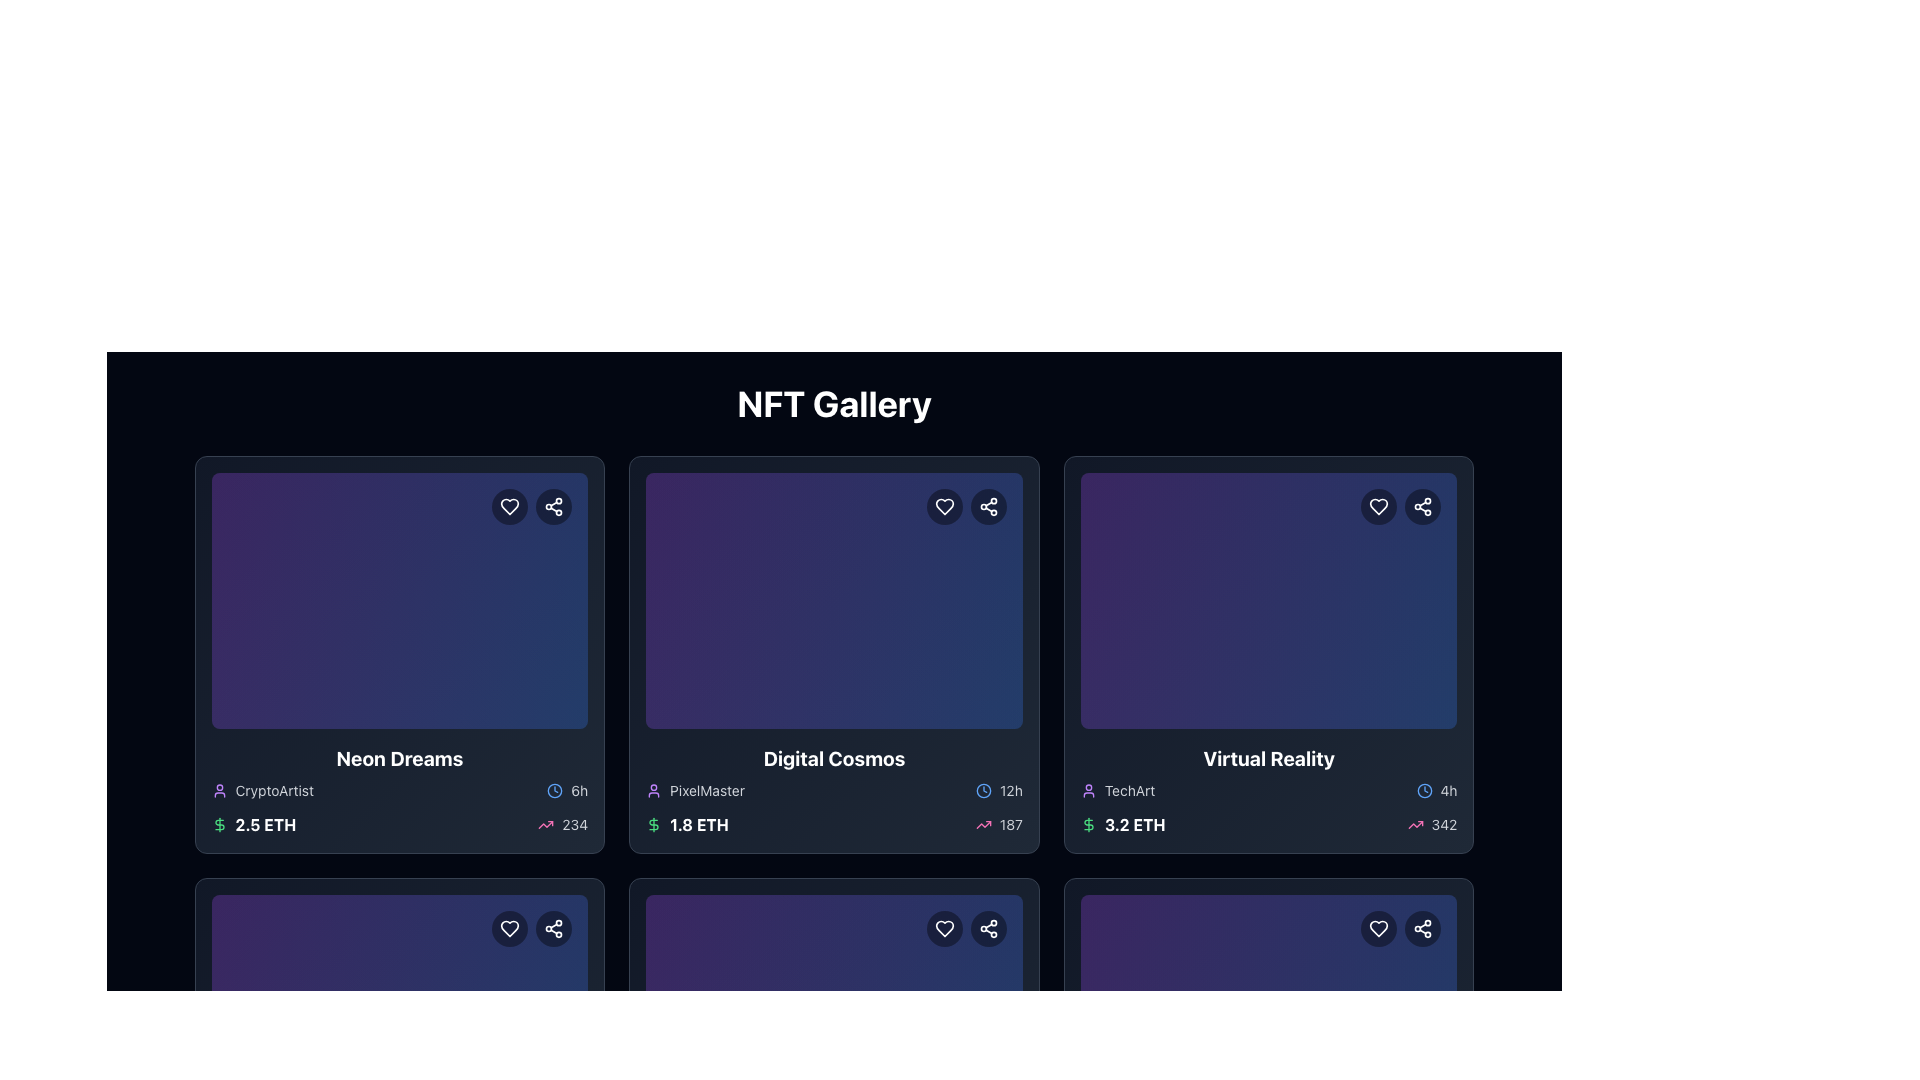 The image size is (1920, 1080). Describe the element at coordinates (273, 789) in the screenshot. I see `the 'CryptoArtist' text label` at that location.